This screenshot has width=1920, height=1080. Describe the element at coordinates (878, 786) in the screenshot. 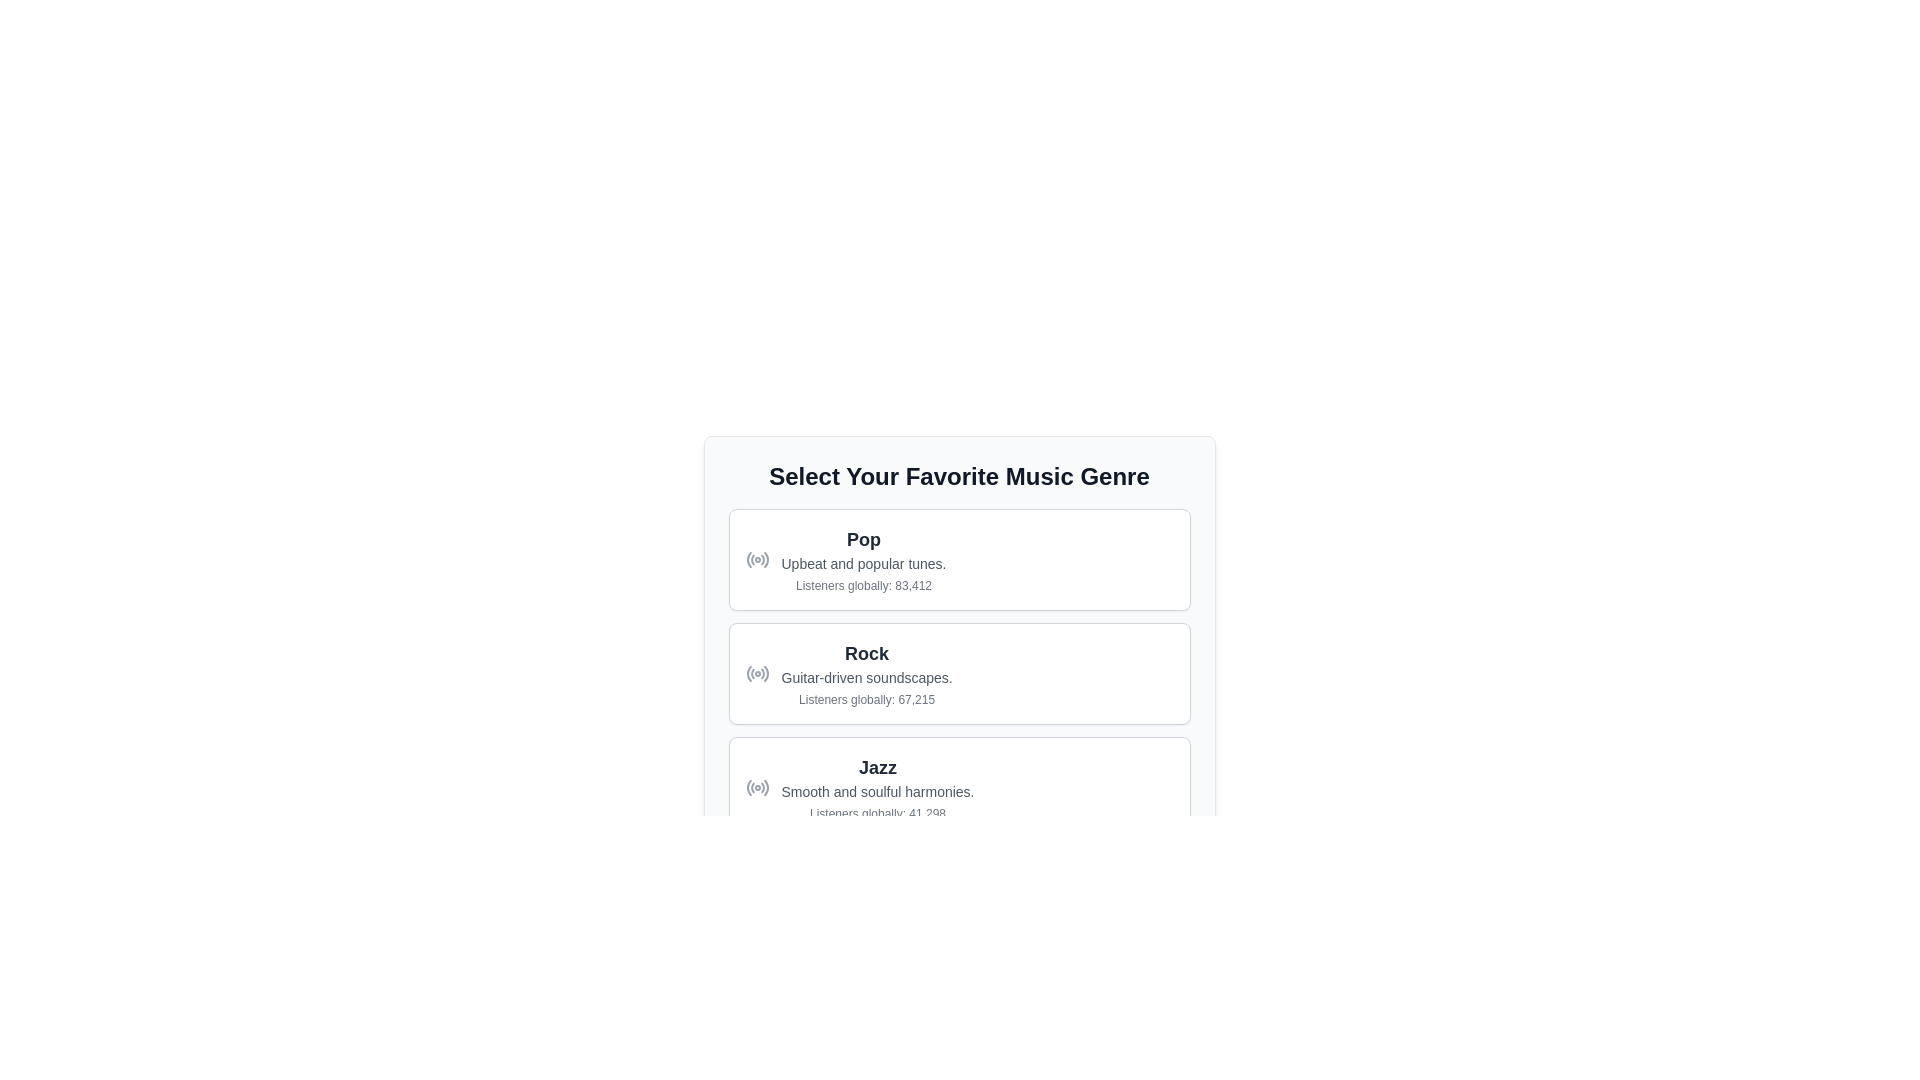

I see `information displayed in the text block about the music genre 'Jazz', which includes the title, subtitle, and listener count` at that location.